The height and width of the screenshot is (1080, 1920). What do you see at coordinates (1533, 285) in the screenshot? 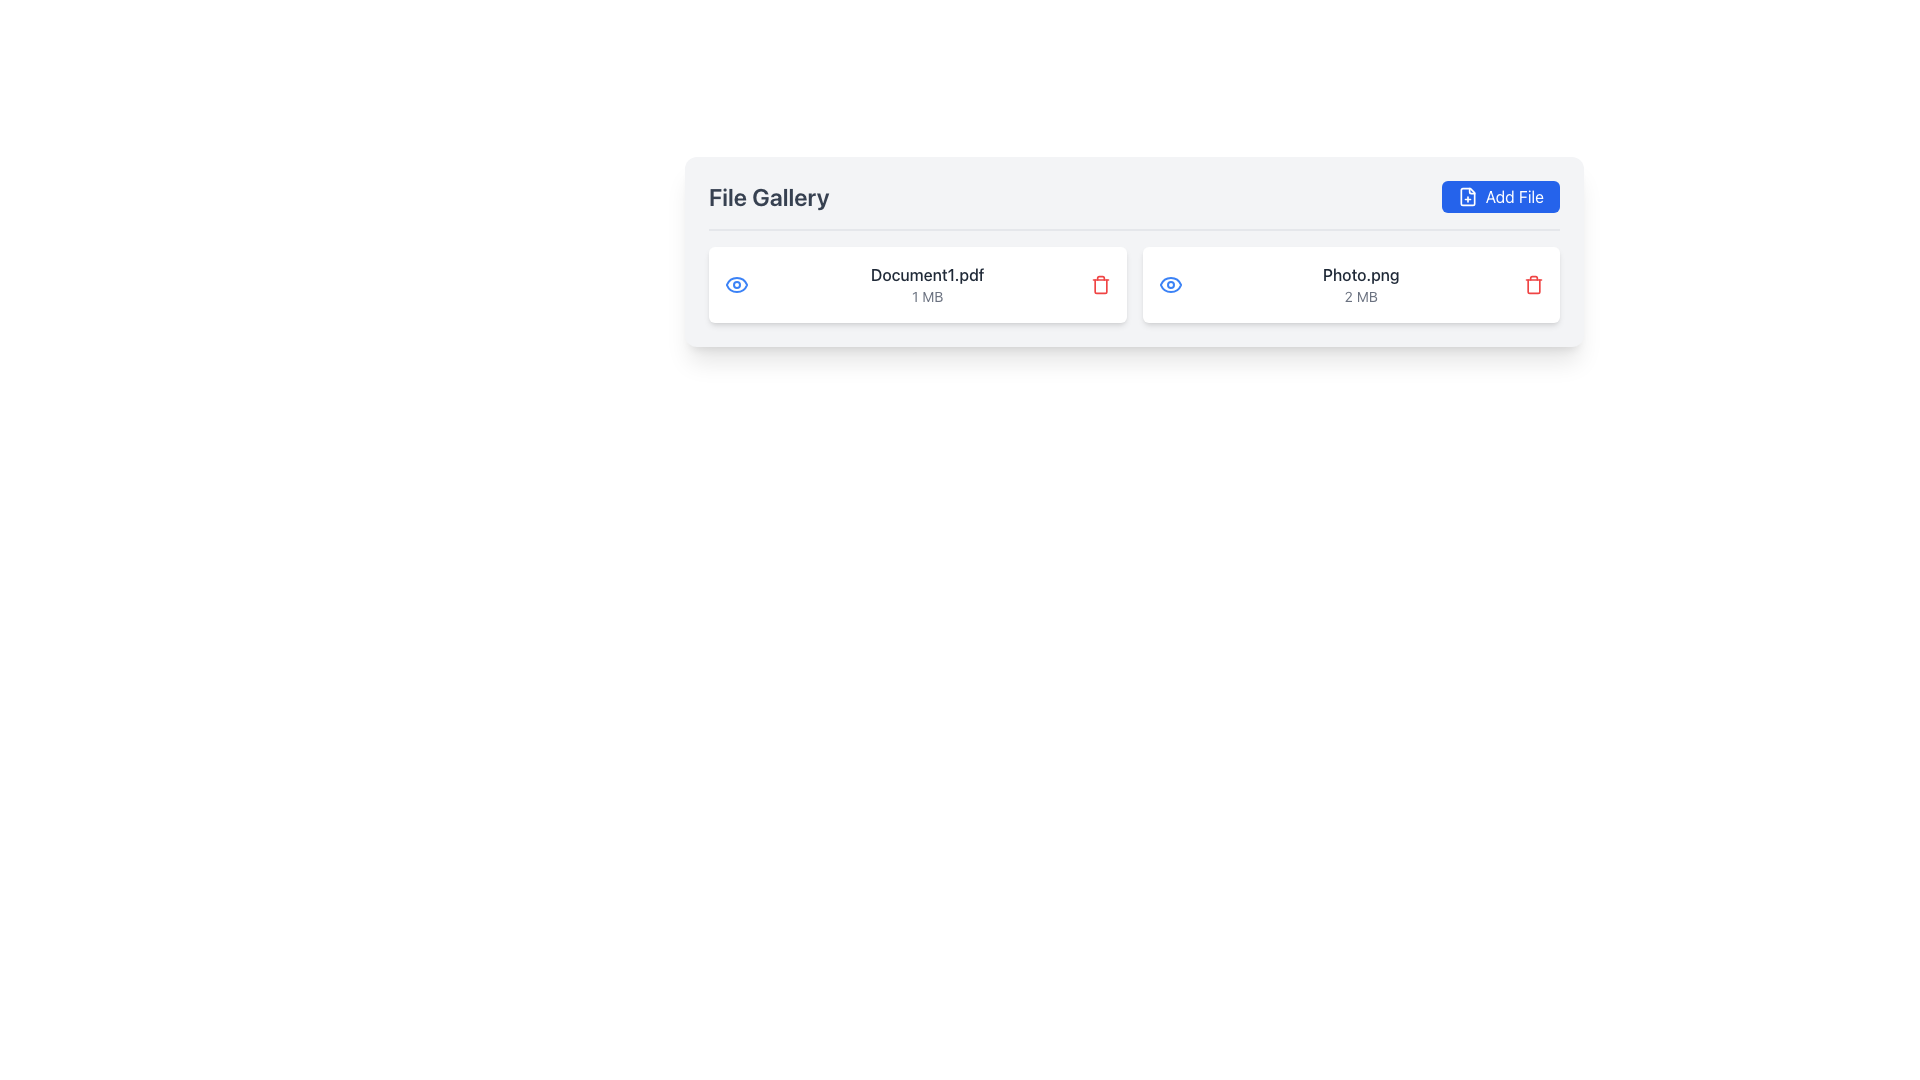
I see `the delete button located as the second interactive icon on the right side of the 'Photo.png 2 MB' file line item, which is positioned after the blue eye icon` at bounding box center [1533, 285].